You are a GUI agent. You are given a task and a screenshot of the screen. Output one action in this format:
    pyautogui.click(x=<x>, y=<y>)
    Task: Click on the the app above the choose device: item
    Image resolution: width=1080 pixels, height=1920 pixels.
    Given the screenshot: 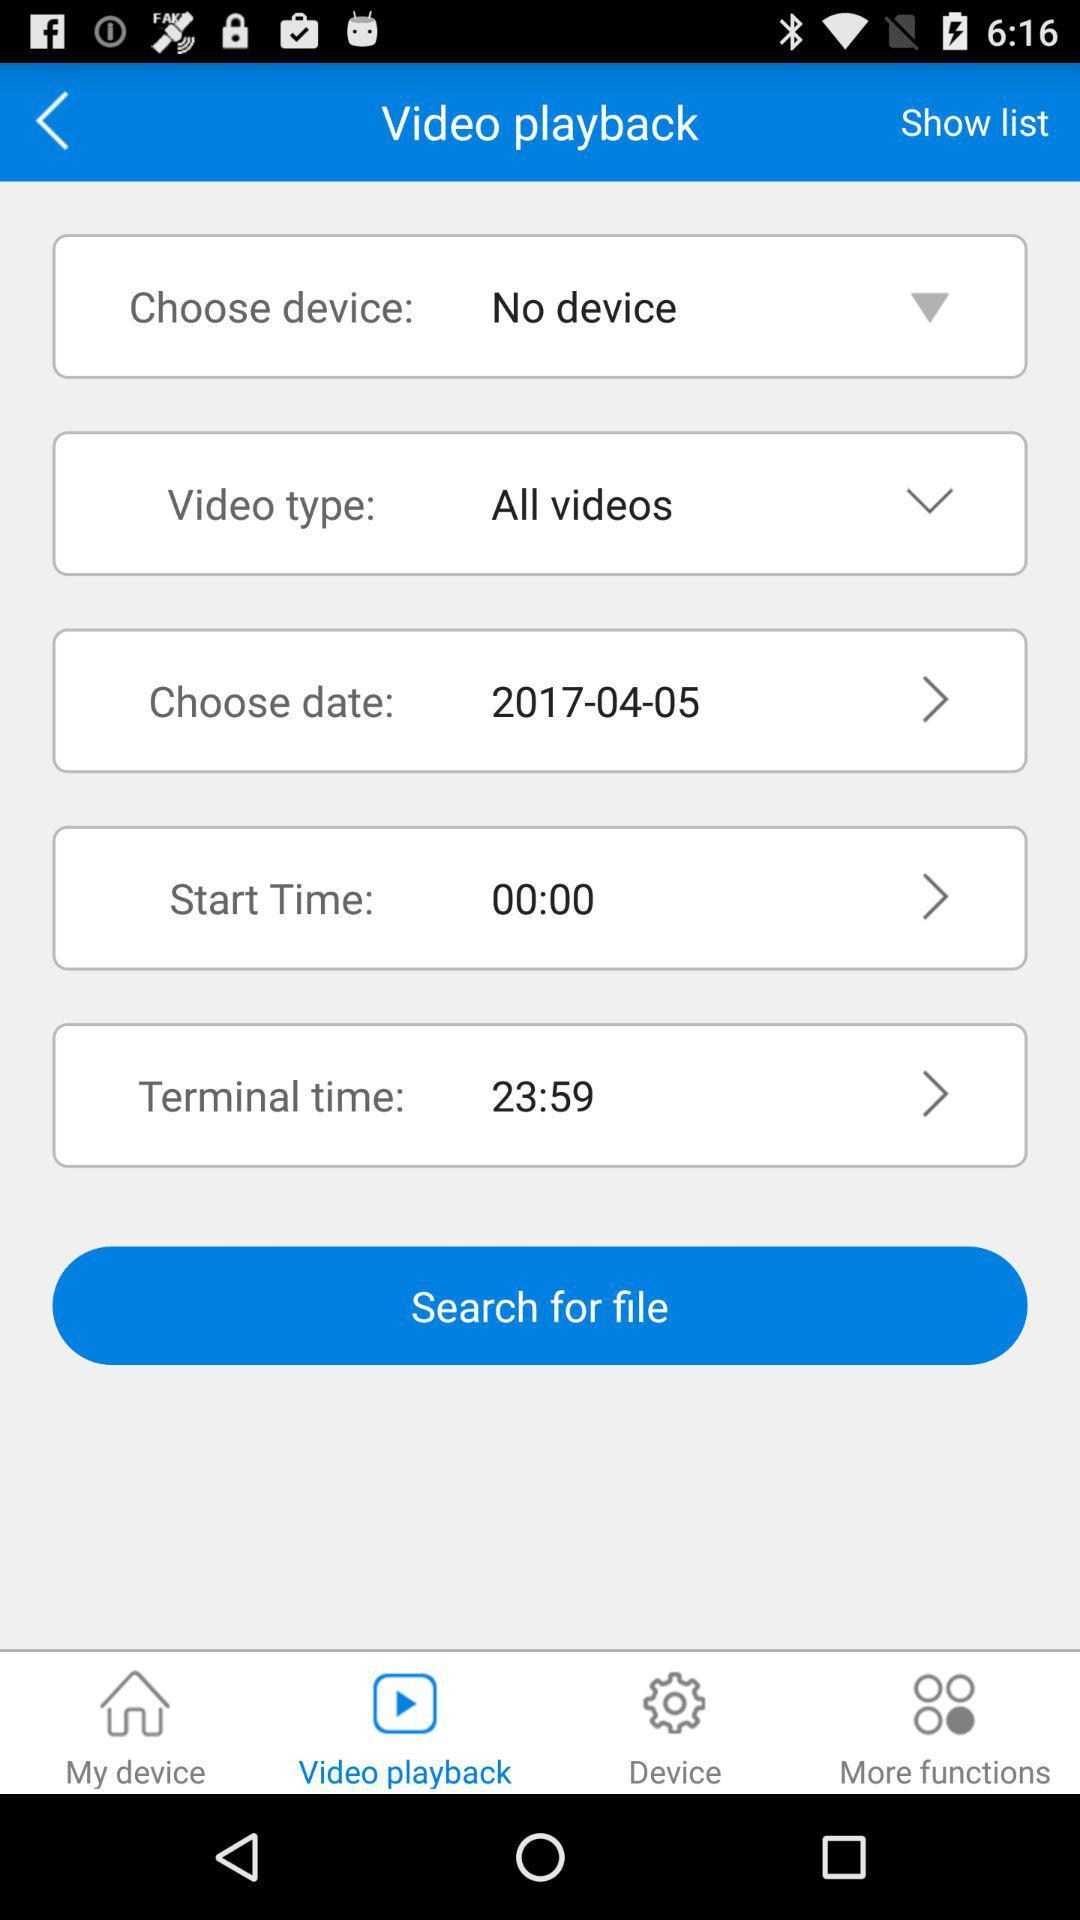 What is the action you would take?
    pyautogui.click(x=58, y=121)
    